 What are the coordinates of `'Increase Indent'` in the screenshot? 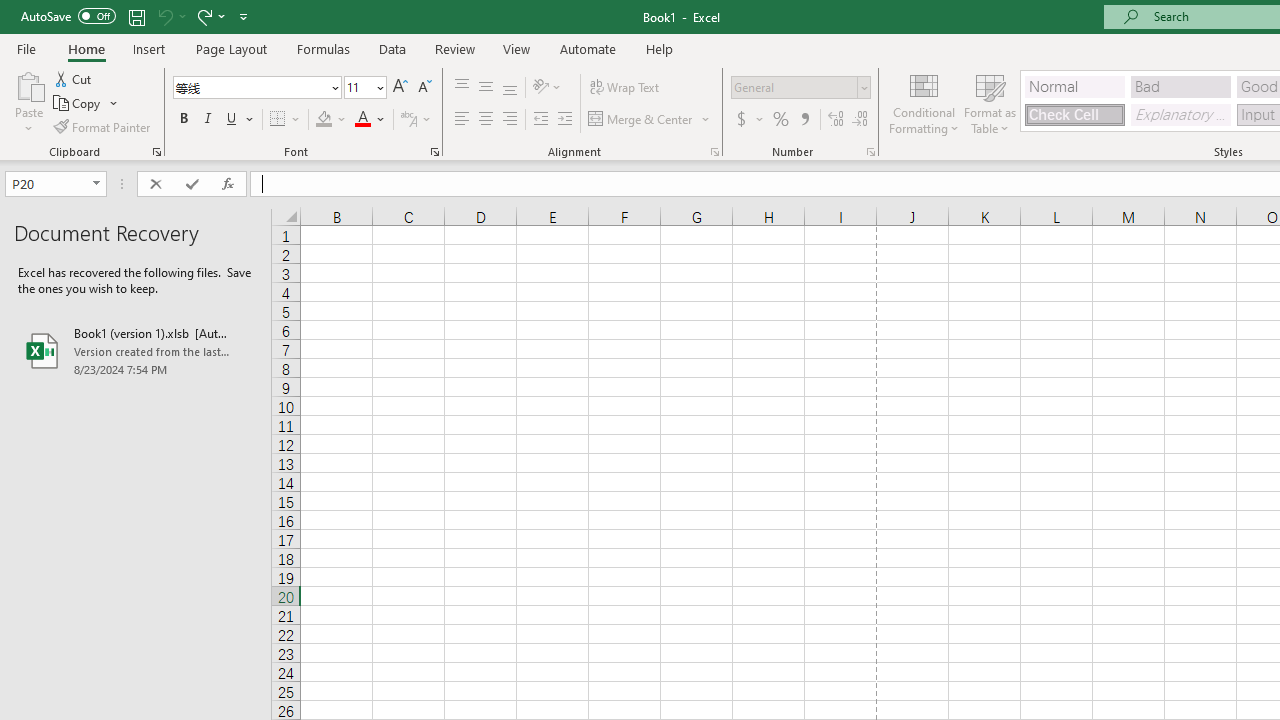 It's located at (564, 119).